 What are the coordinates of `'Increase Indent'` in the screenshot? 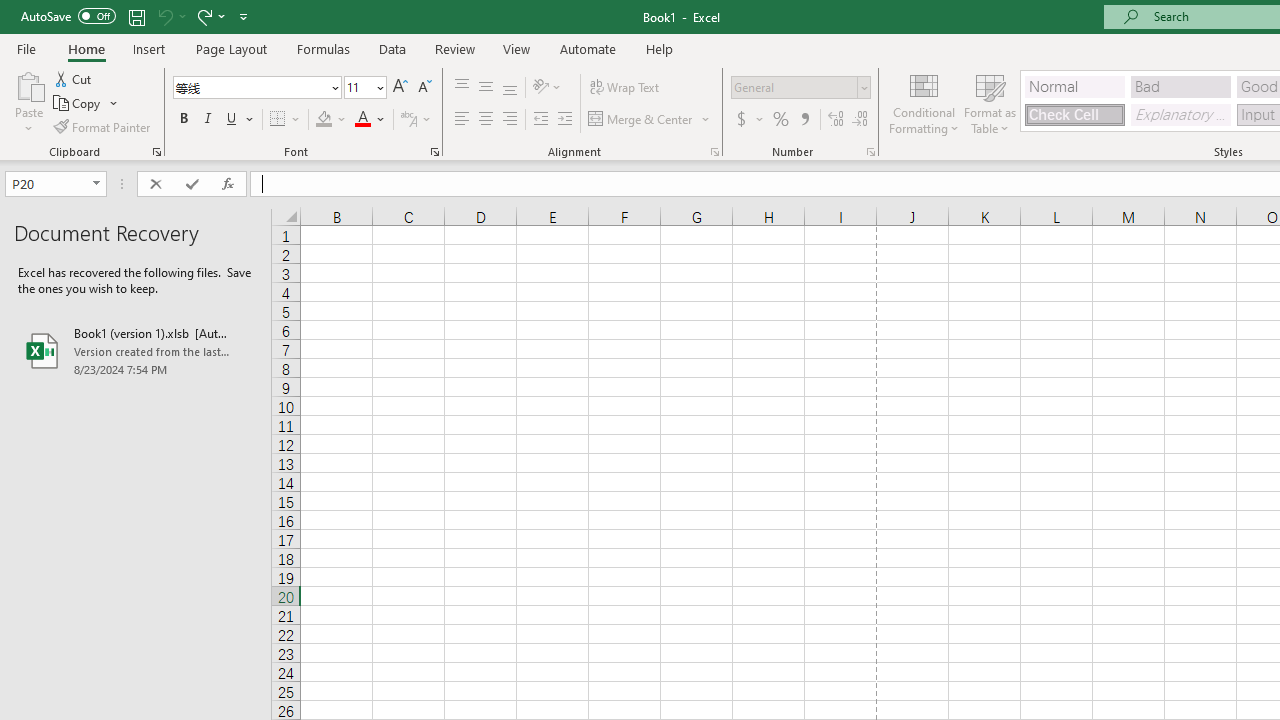 It's located at (564, 119).